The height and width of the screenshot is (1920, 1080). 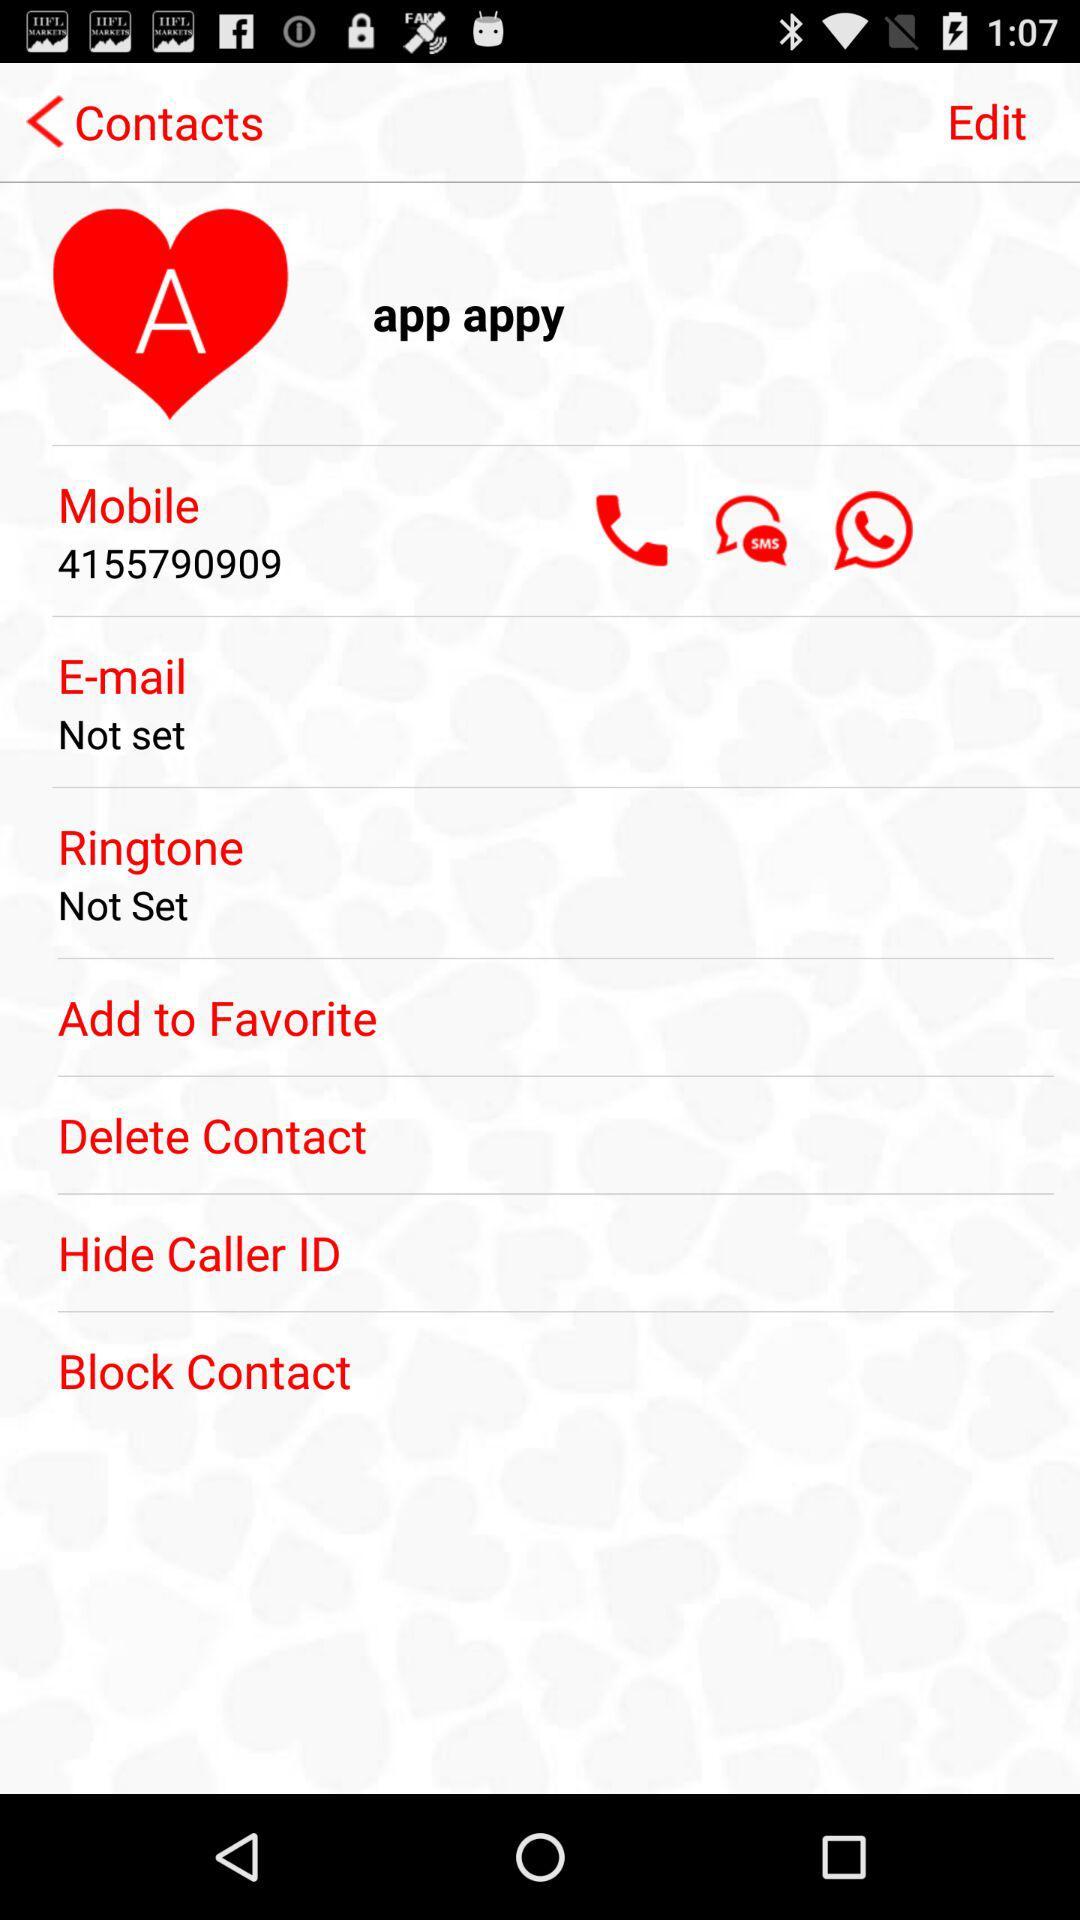 What do you see at coordinates (872, 566) in the screenshot?
I see `the call icon` at bounding box center [872, 566].